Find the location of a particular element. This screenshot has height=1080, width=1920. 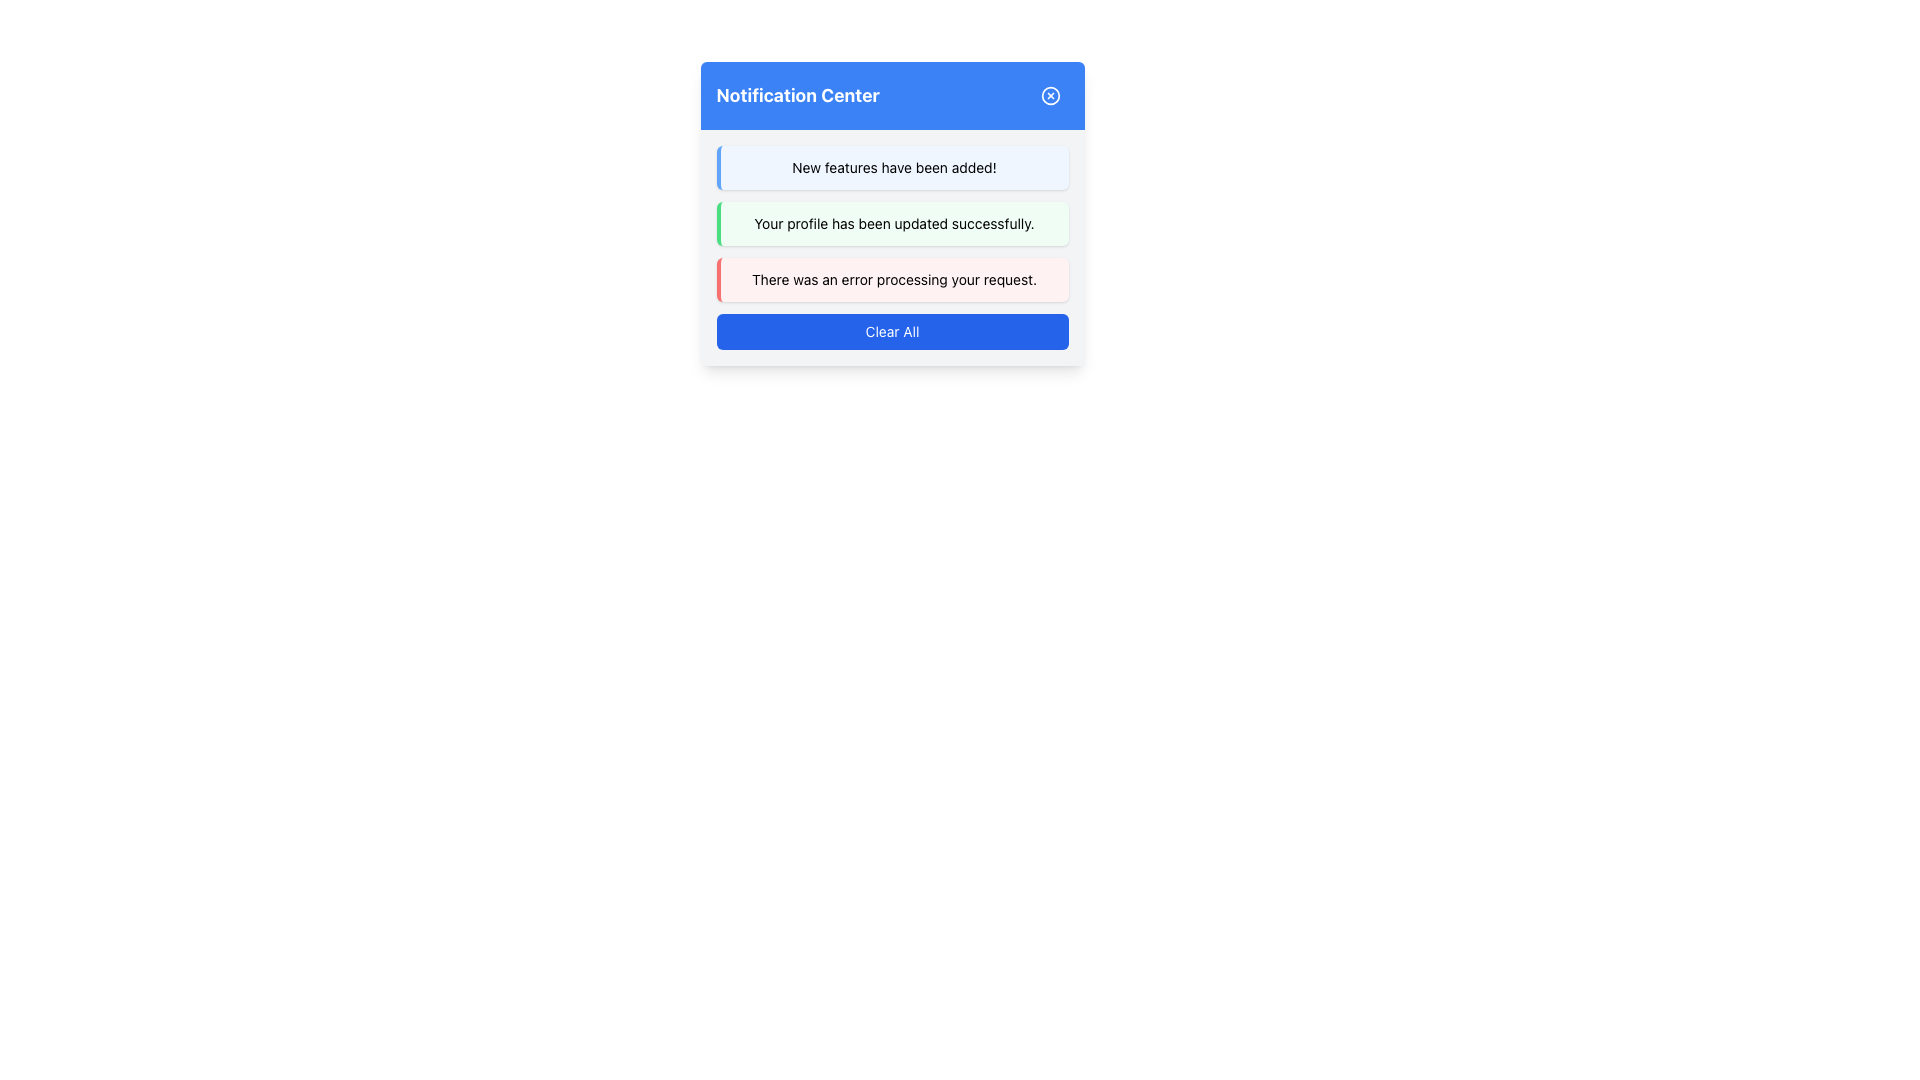

the Informational Notification Box with a light blue background and the text 'New features have been added!', located at the top of the notifications list is located at coordinates (891, 167).